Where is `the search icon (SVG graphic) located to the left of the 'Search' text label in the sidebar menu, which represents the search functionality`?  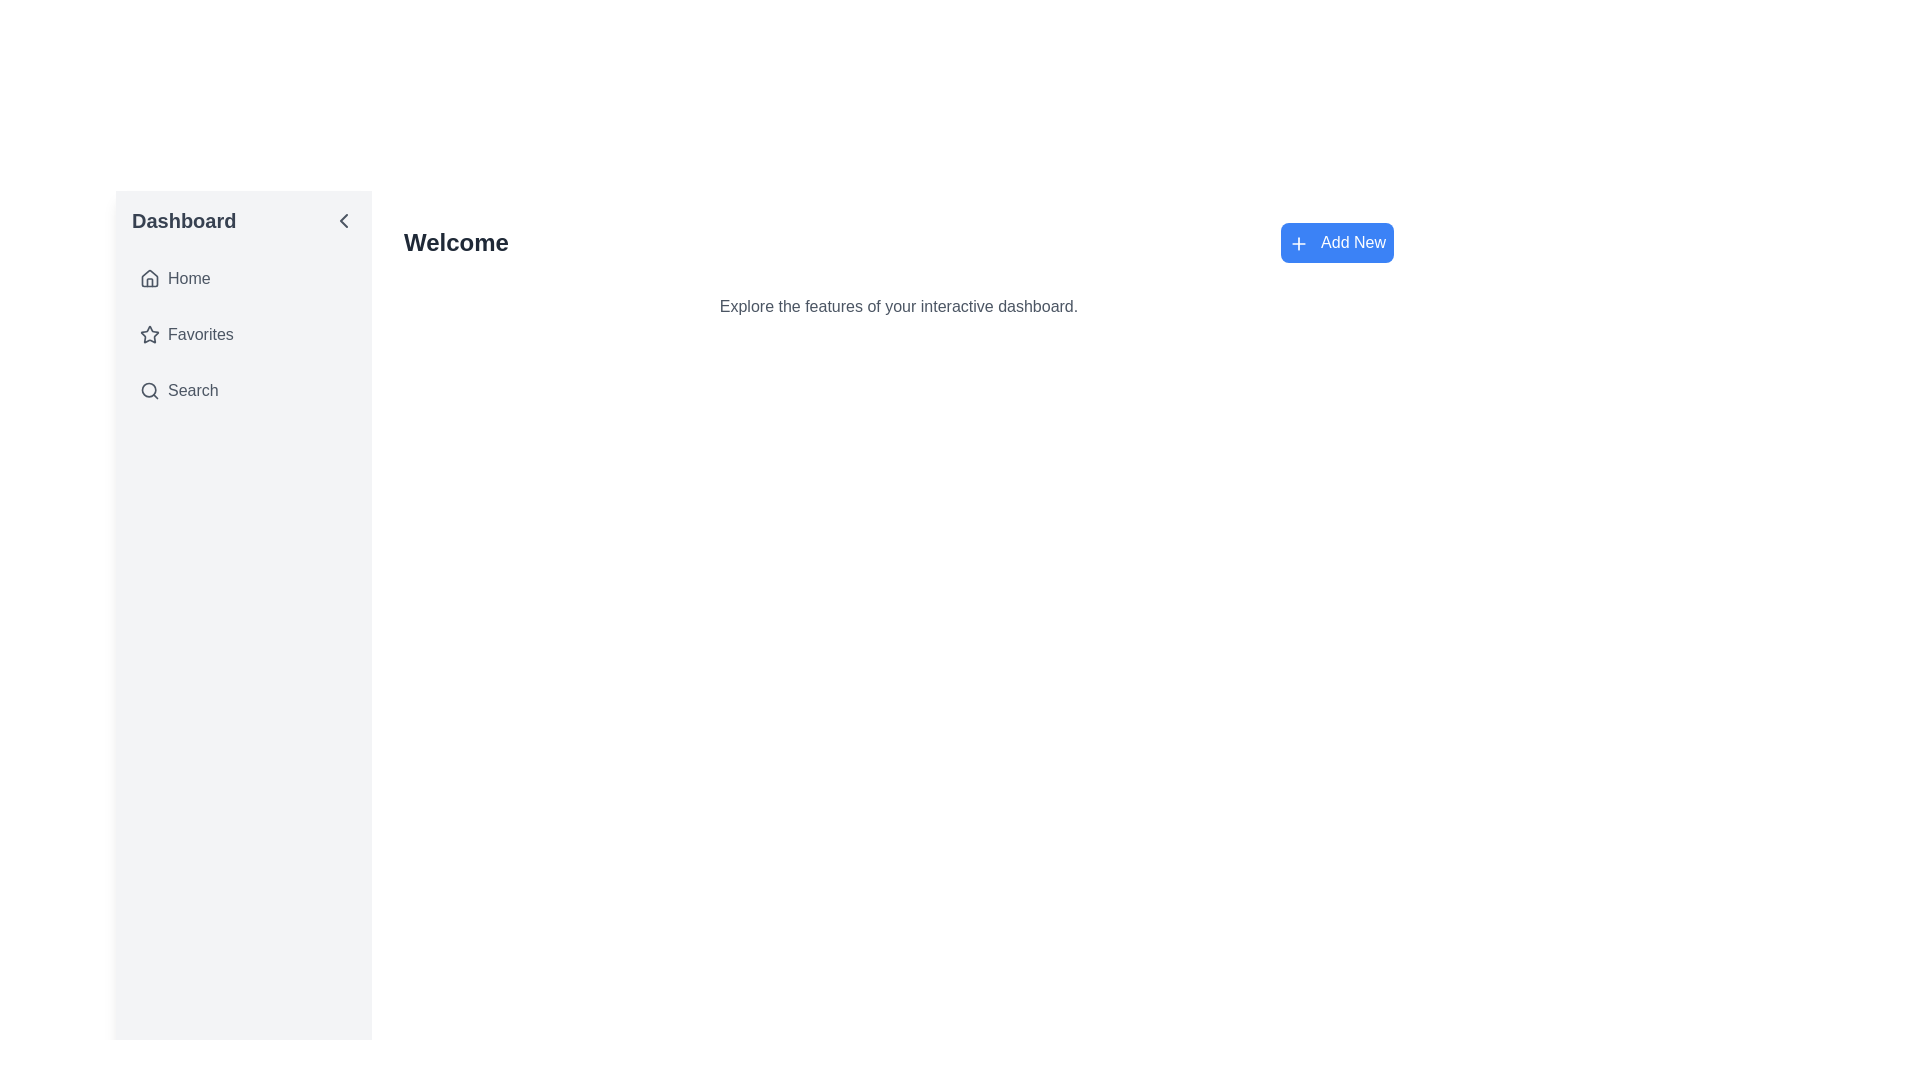 the search icon (SVG graphic) located to the left of the 'Search' text label in the sidebar menu, which represents the search functionality is located at coordinates (148, 390).